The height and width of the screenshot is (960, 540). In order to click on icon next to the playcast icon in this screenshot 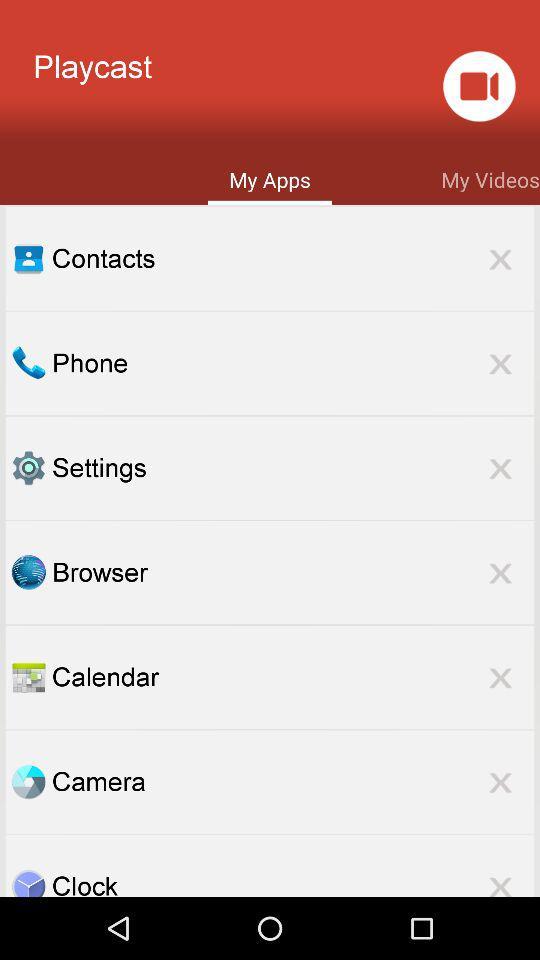, I will do `click(478, 86)`.